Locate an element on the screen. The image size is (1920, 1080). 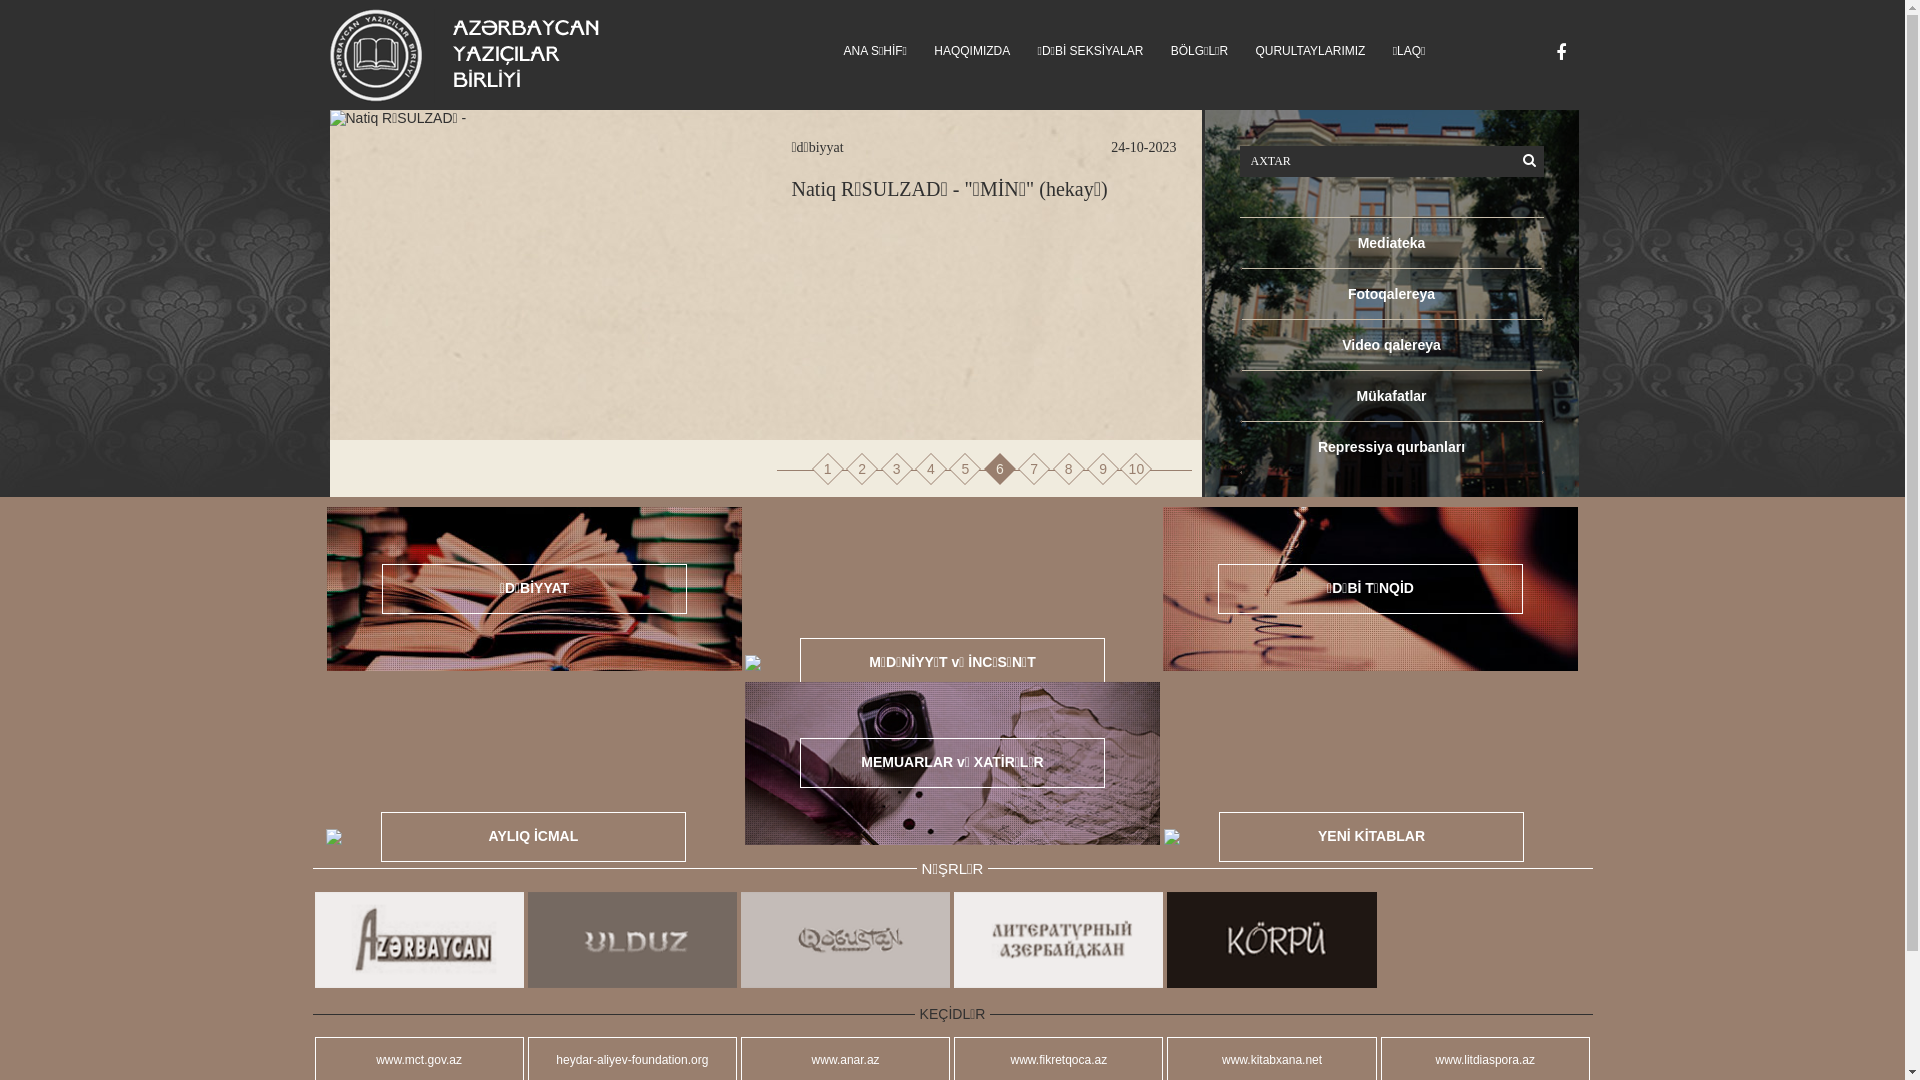
'3' is located at coordinates (882, 469).